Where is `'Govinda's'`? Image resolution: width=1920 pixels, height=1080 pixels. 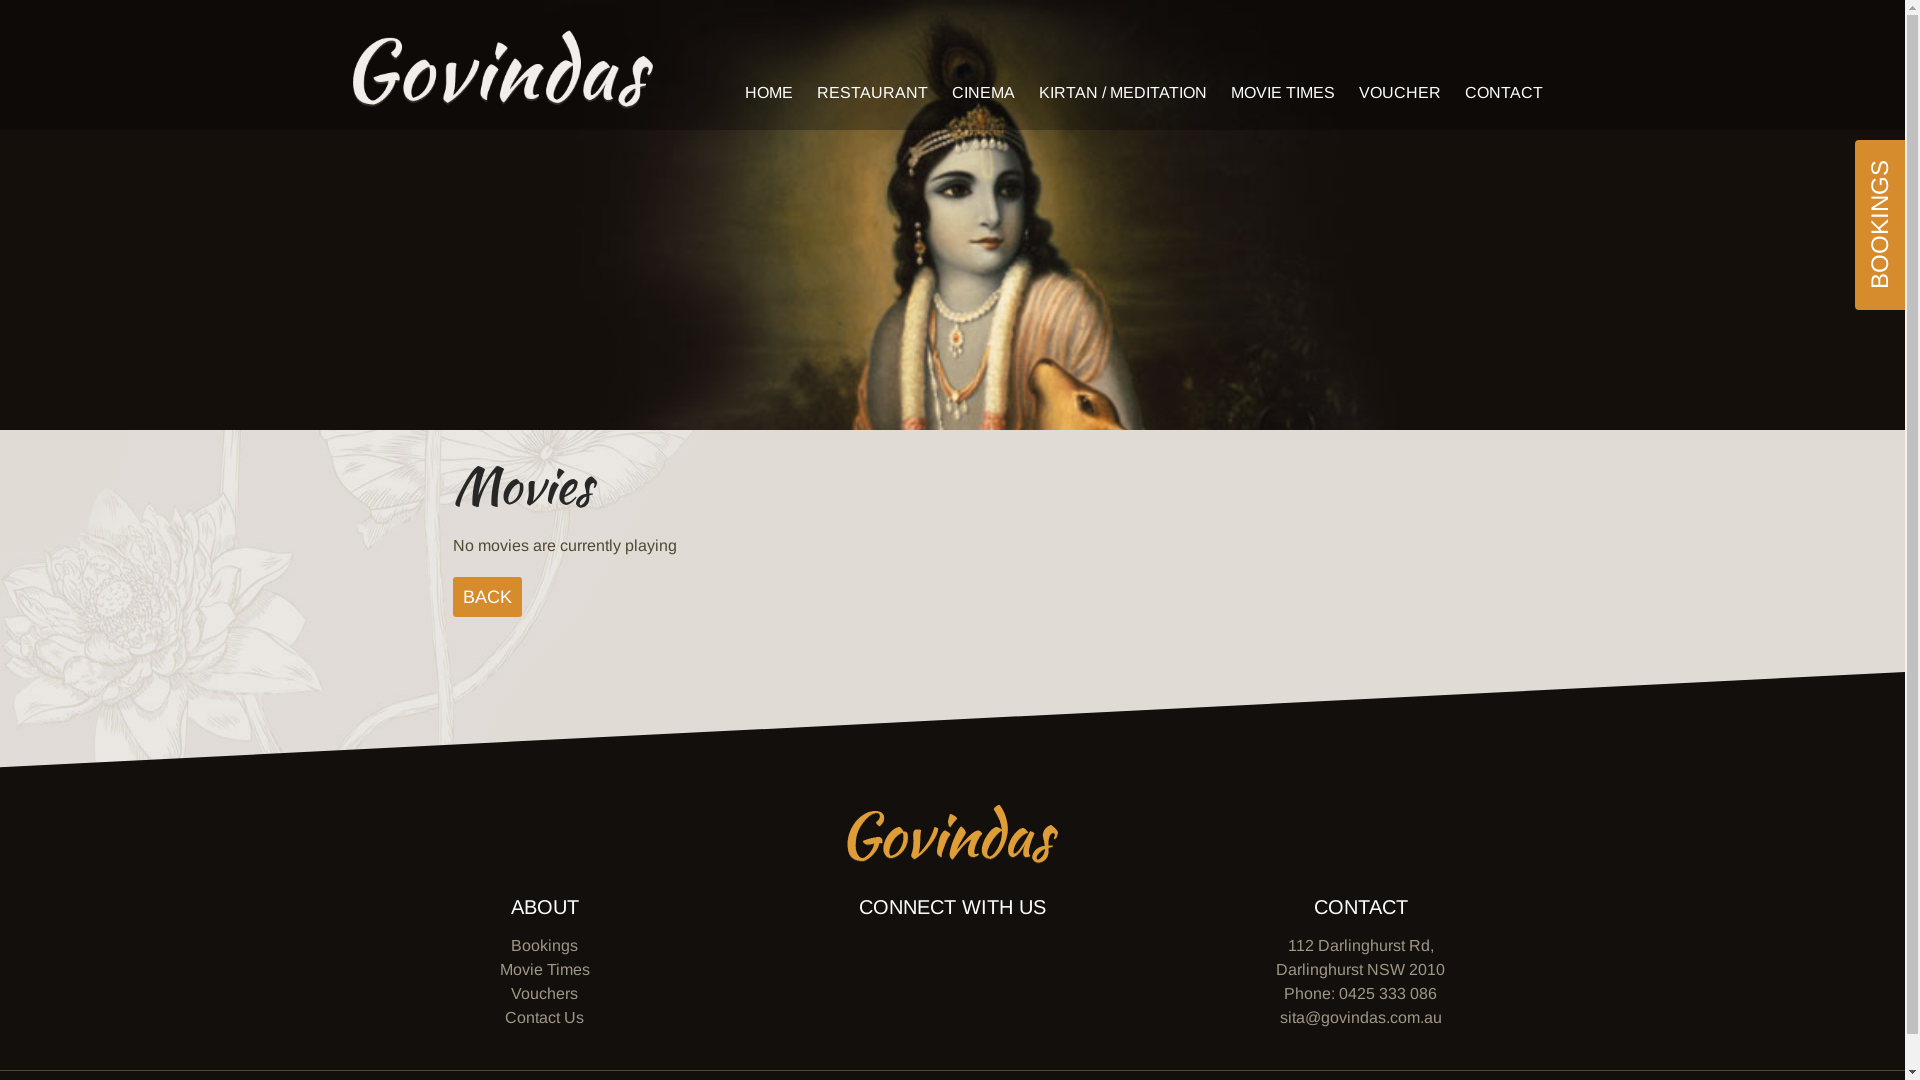
'Govinda's' is located at coordinates (502, 68).